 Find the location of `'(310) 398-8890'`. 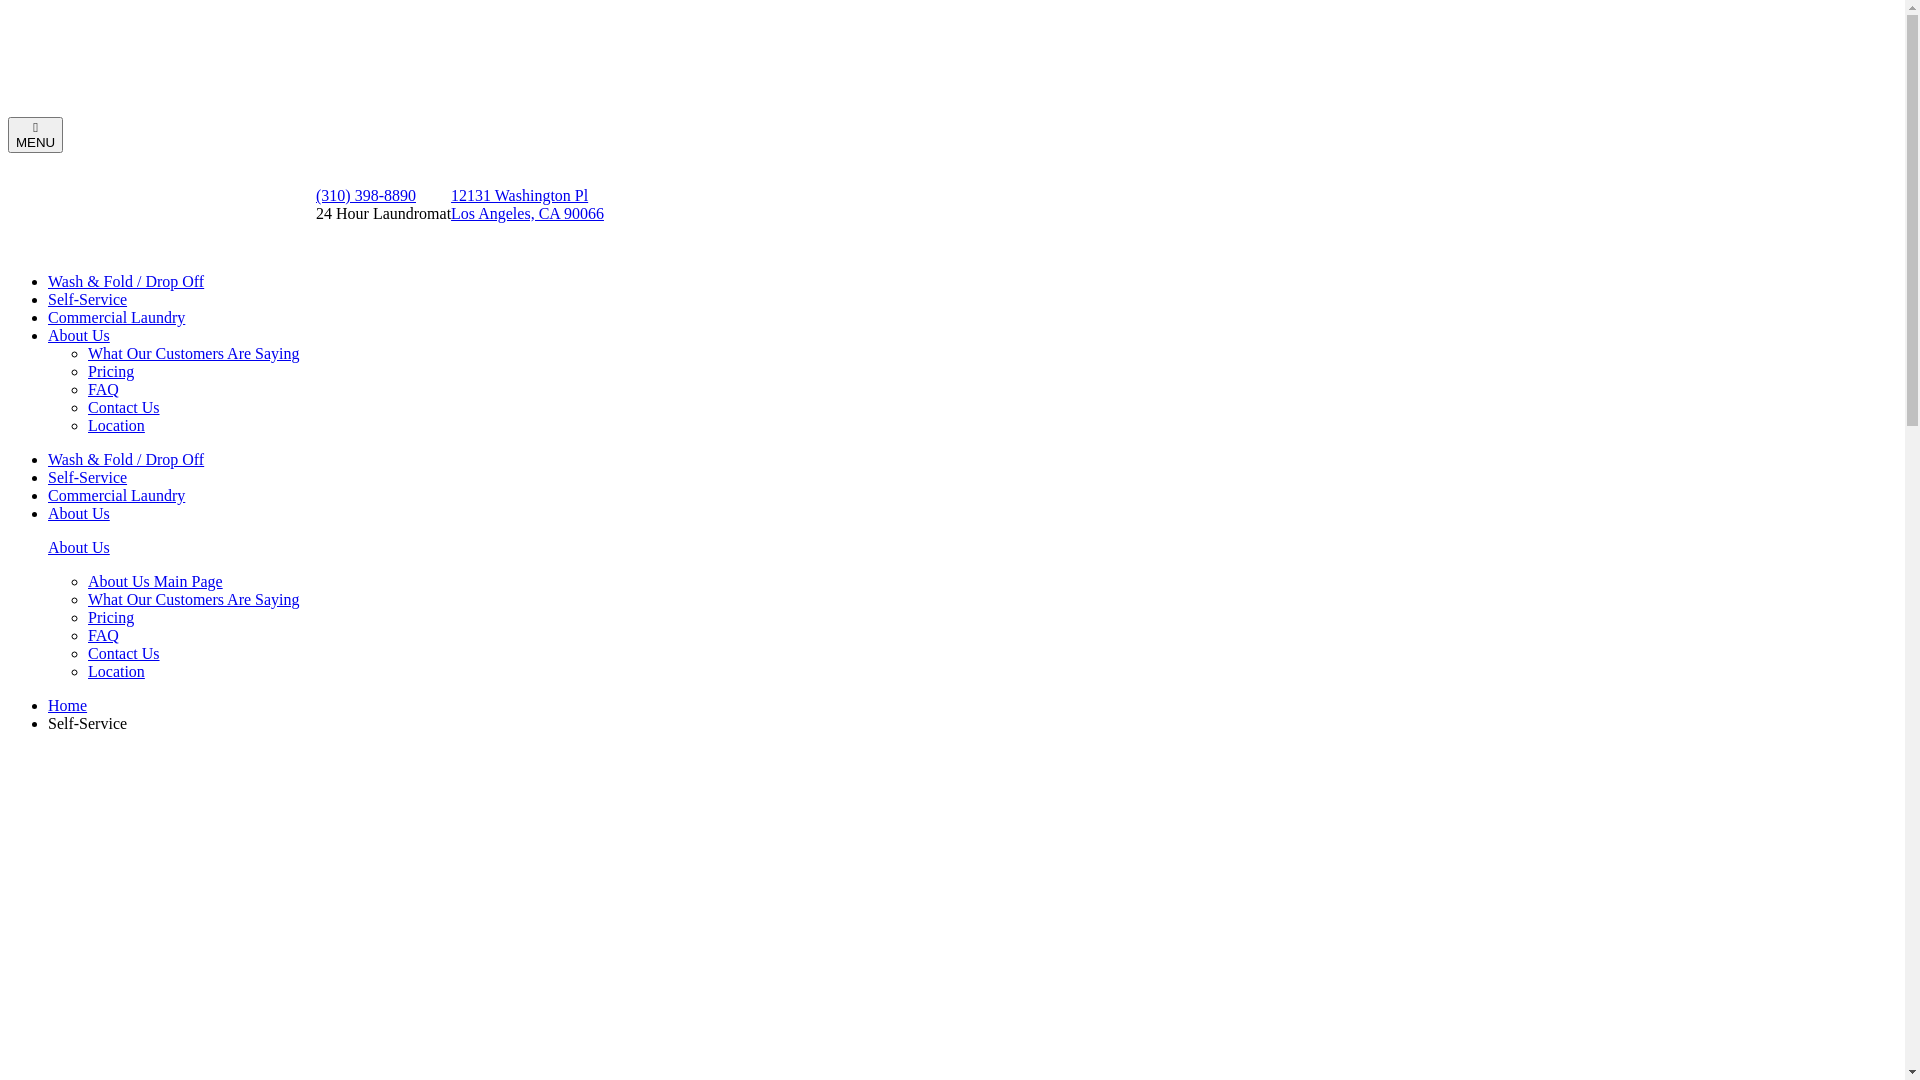

'(310) 398-8890' is located at coordinates (315, 195).